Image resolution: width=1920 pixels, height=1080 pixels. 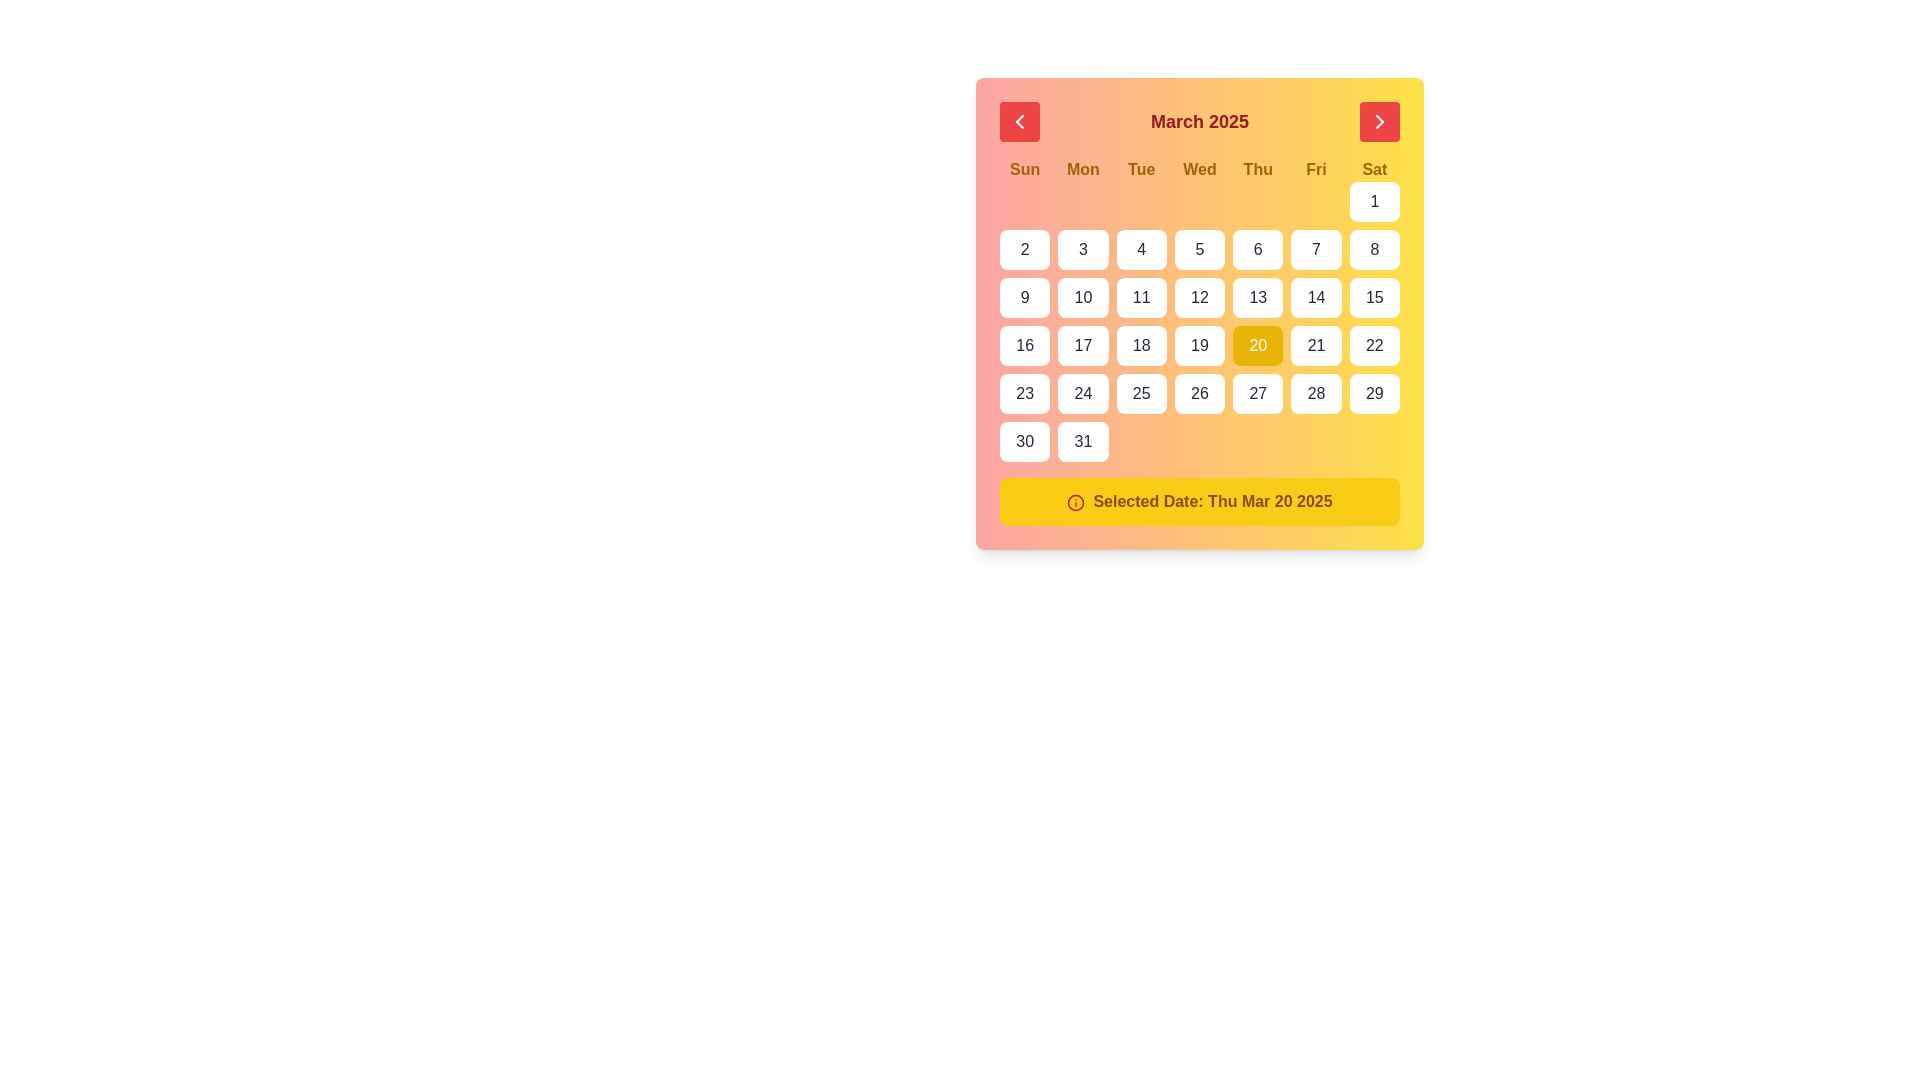 What do you see at coordinates (1373, 201) in the screenshot?
I see `the button representing the first day of the month in the calendar layout, located in the top-right corner of the grid` at bounding box center [1373, 201].